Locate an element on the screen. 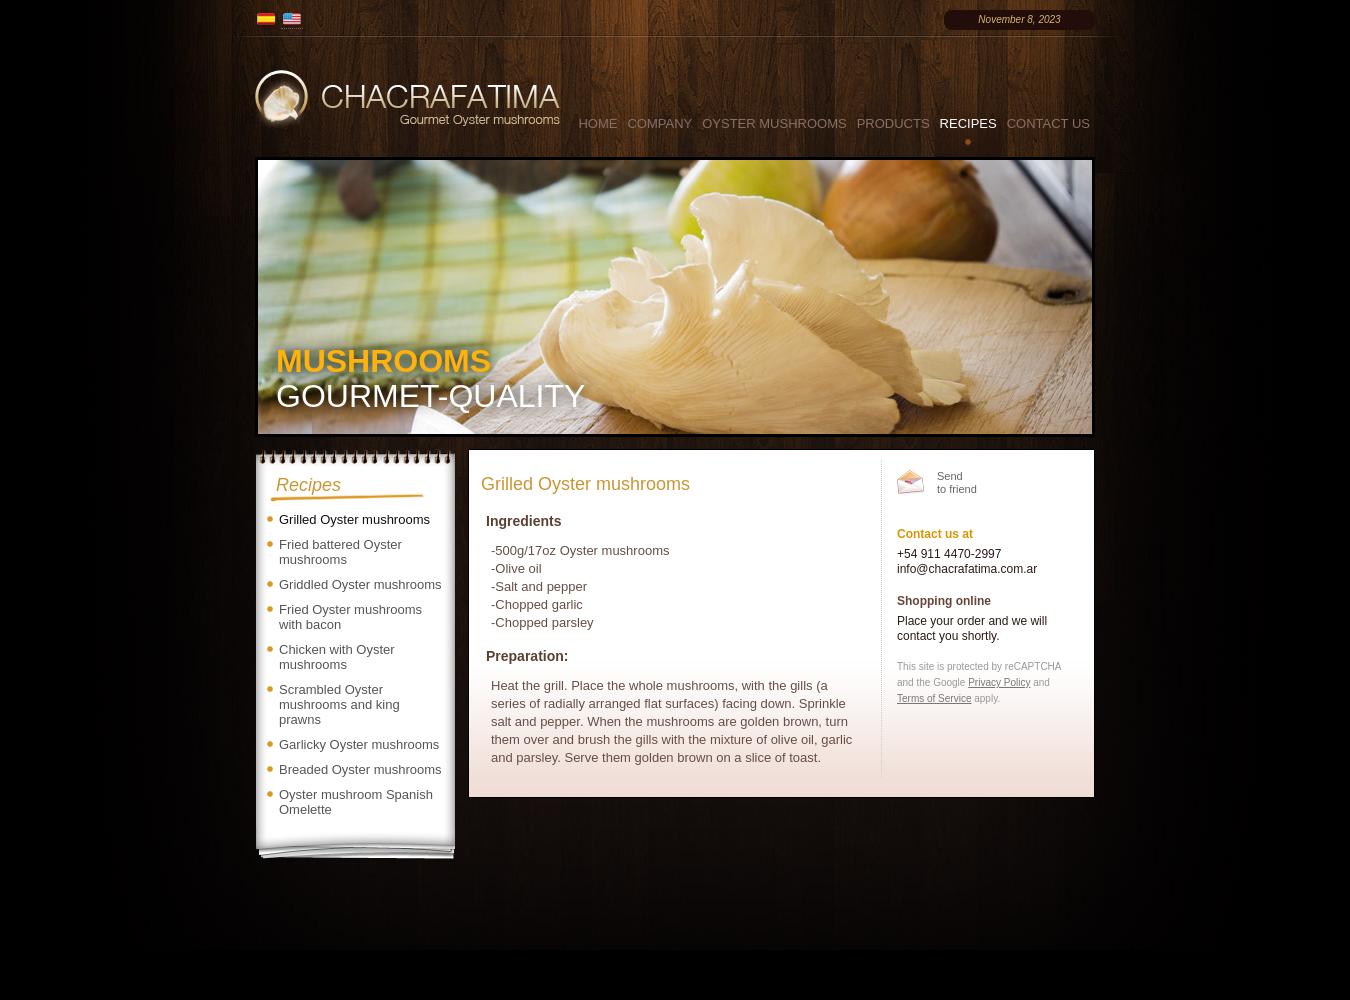 Image resolution: width=1350 pixels, height=1000 pixels. 'info@chacrafatima.com.ar' is located at coordinates (966, 568).